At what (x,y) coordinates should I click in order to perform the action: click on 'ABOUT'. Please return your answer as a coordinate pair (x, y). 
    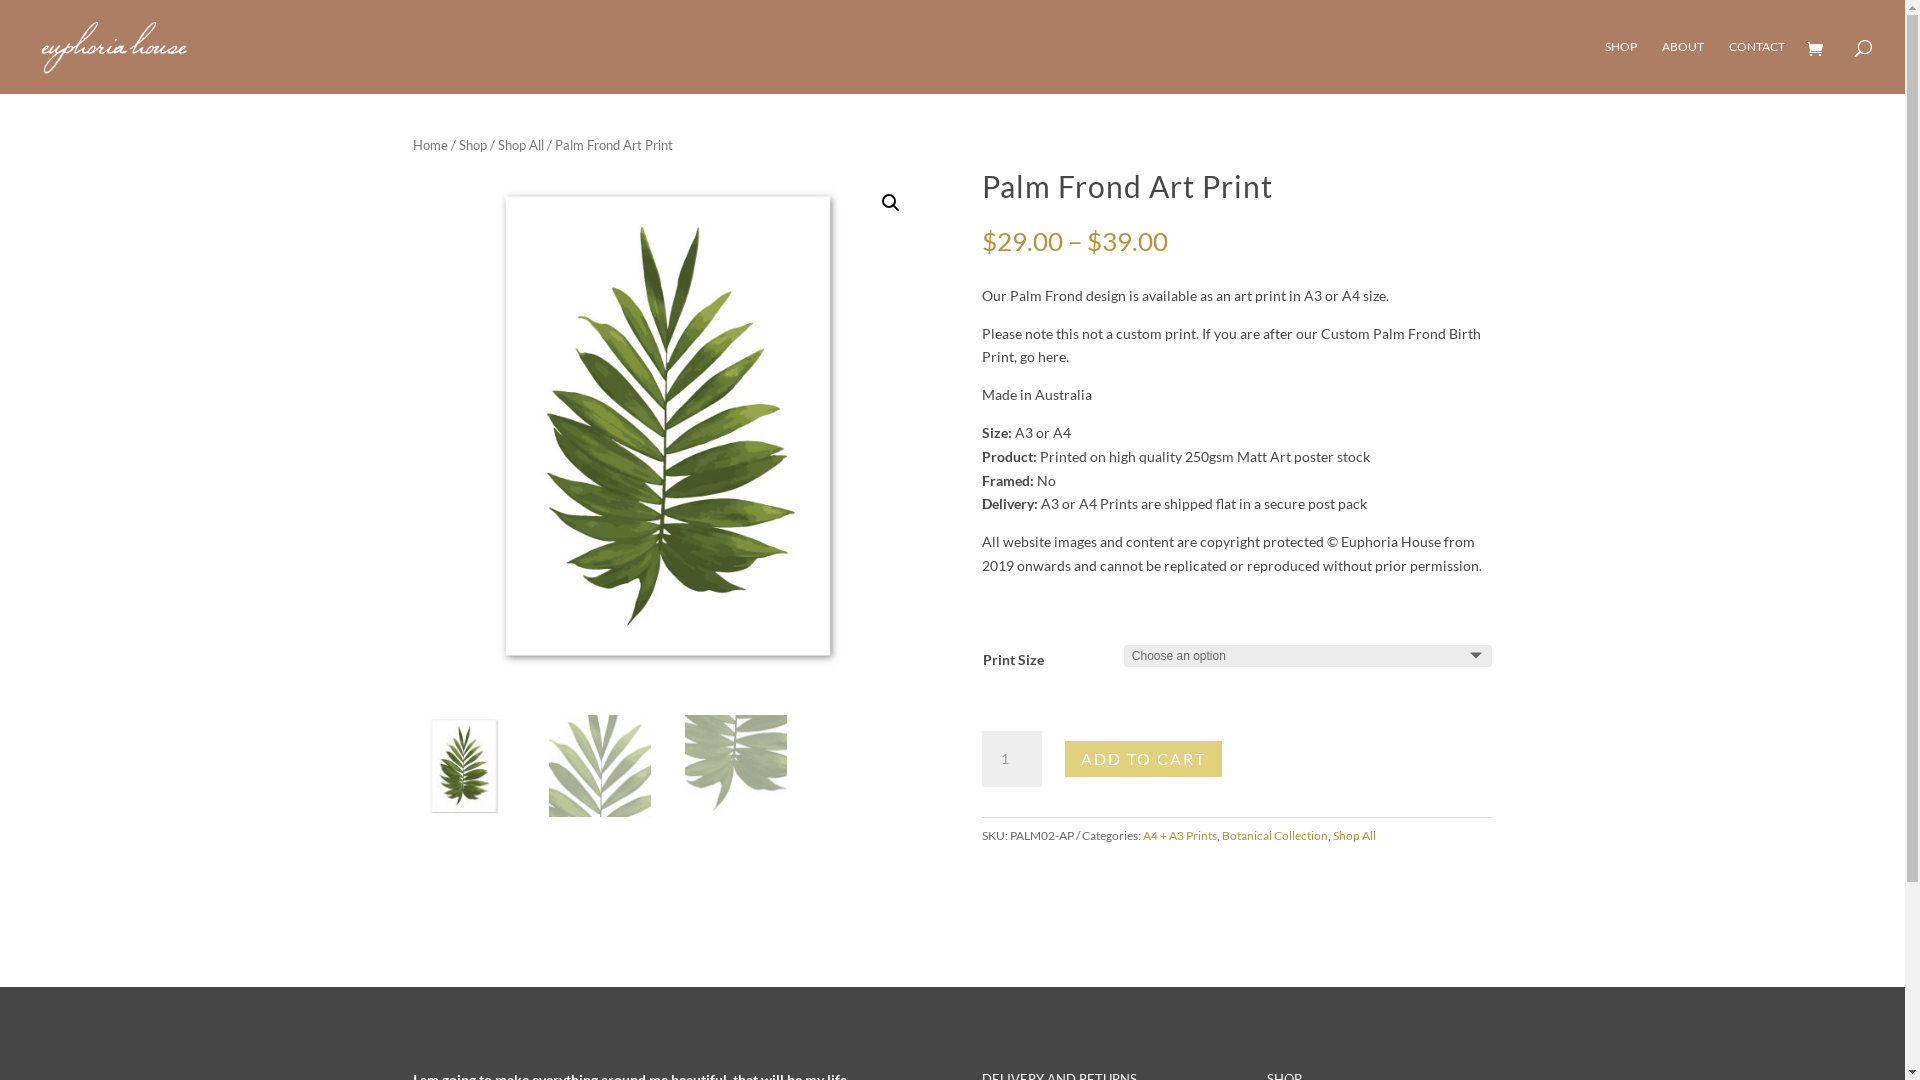
    Looking at the image, I should click on (1682, 65).